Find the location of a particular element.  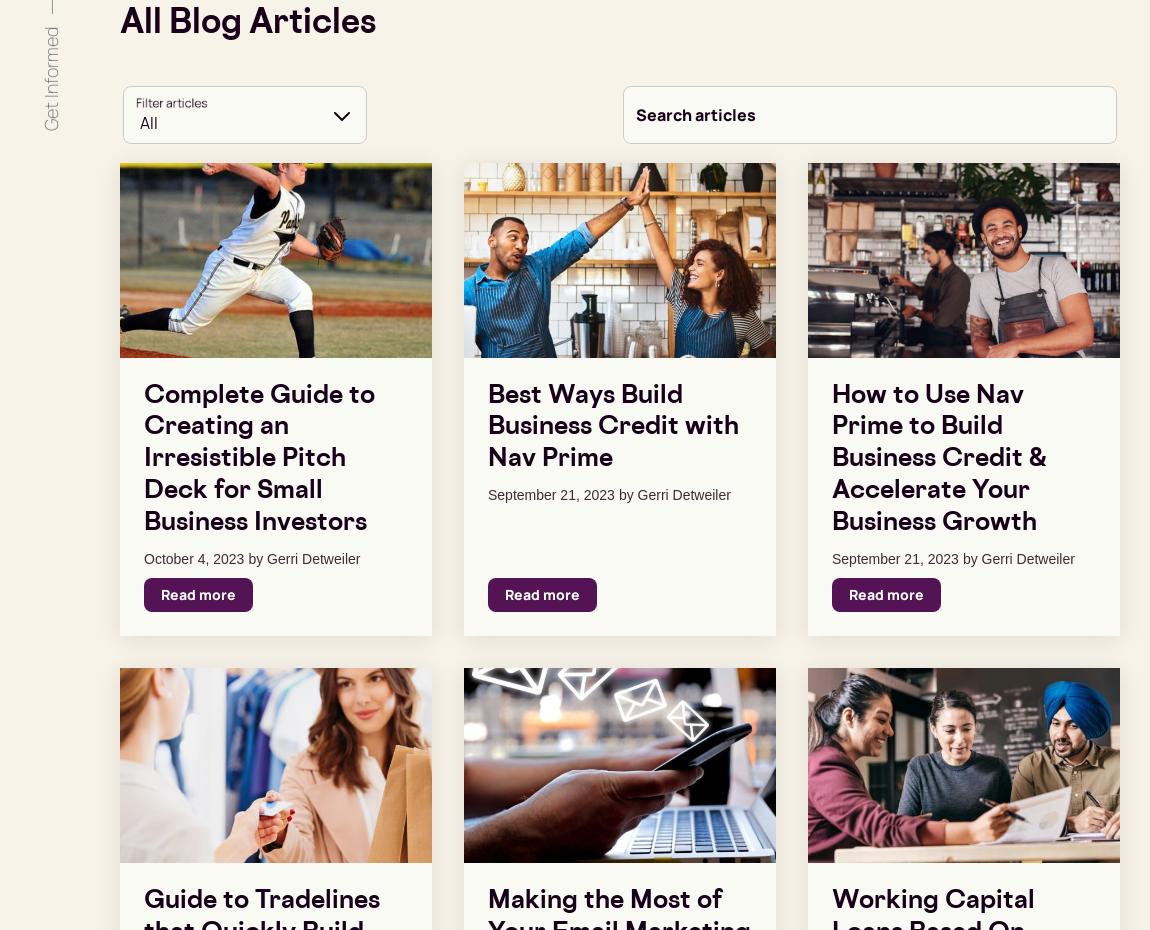

'October 4, 2023' is located at coordinates (142, 559).